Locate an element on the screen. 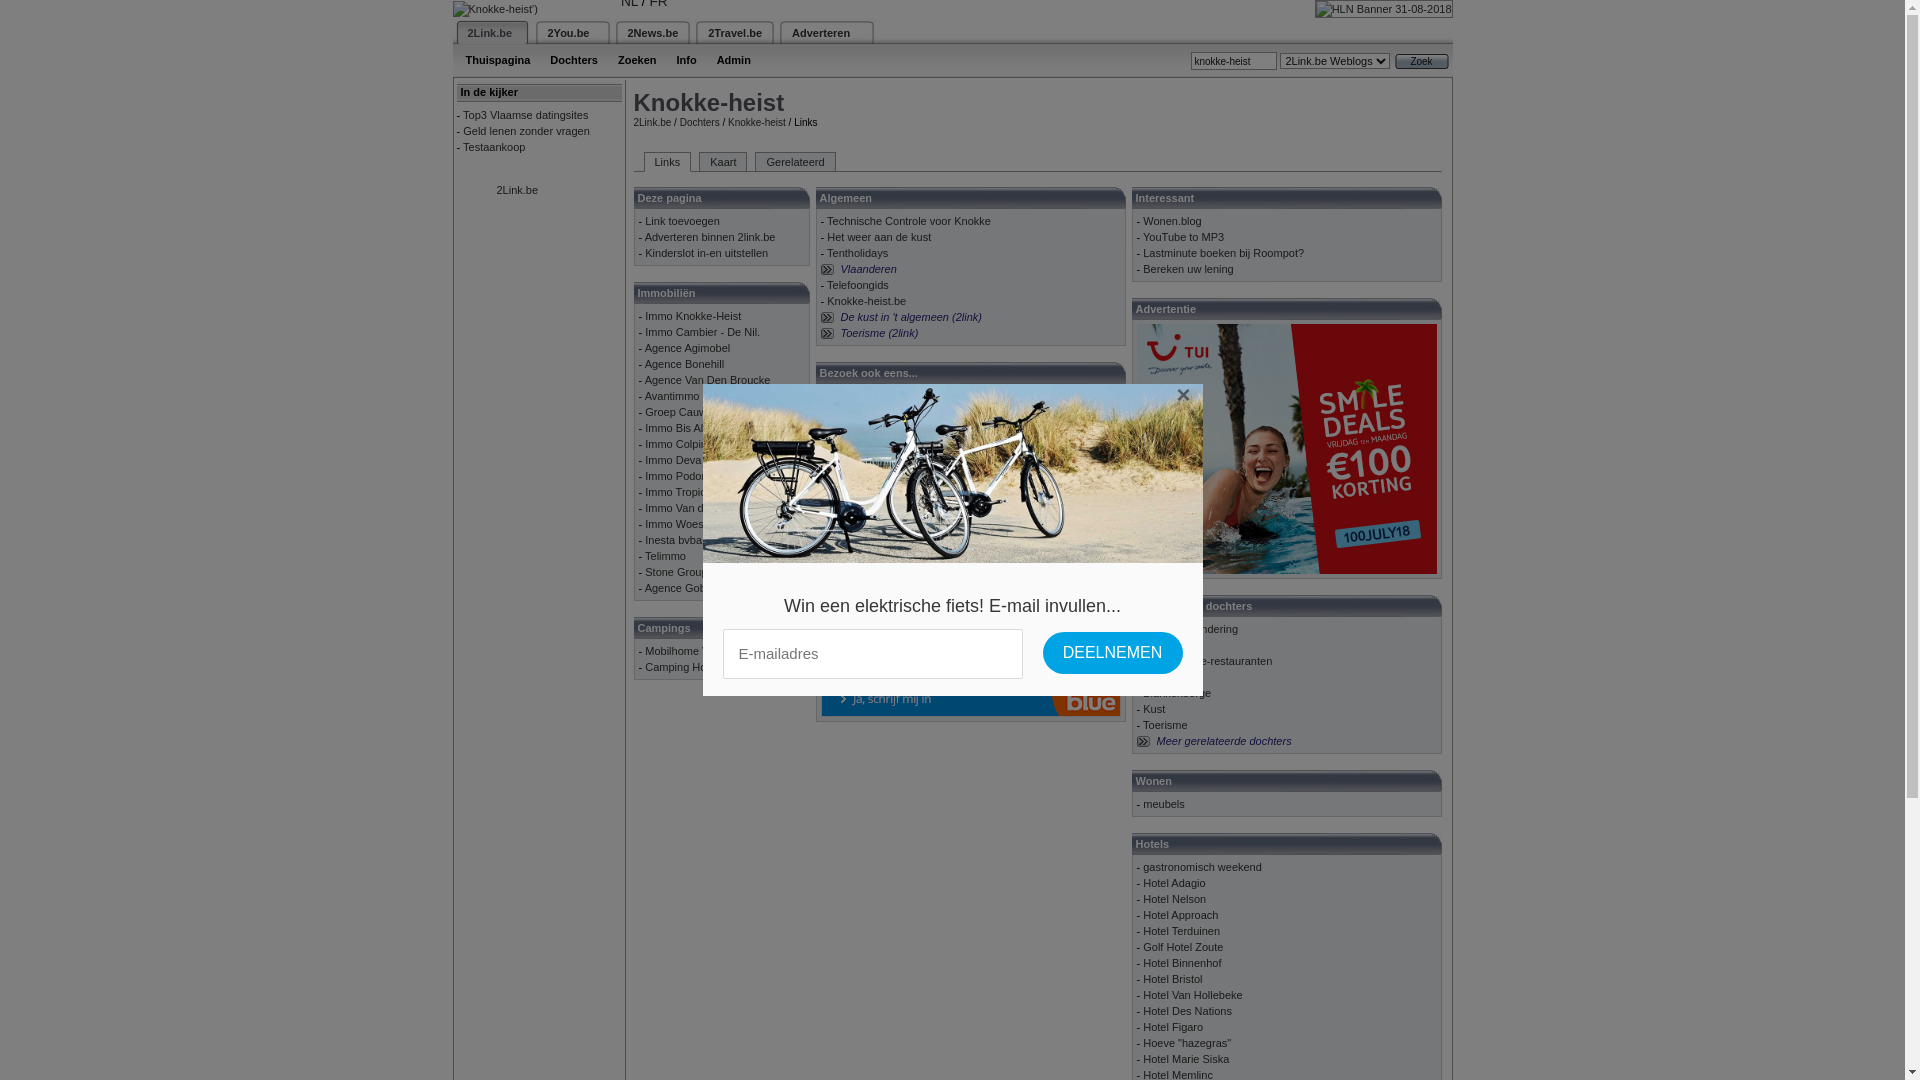  'Geld lenen zonder vragen' is located at coordinates (526, 131).